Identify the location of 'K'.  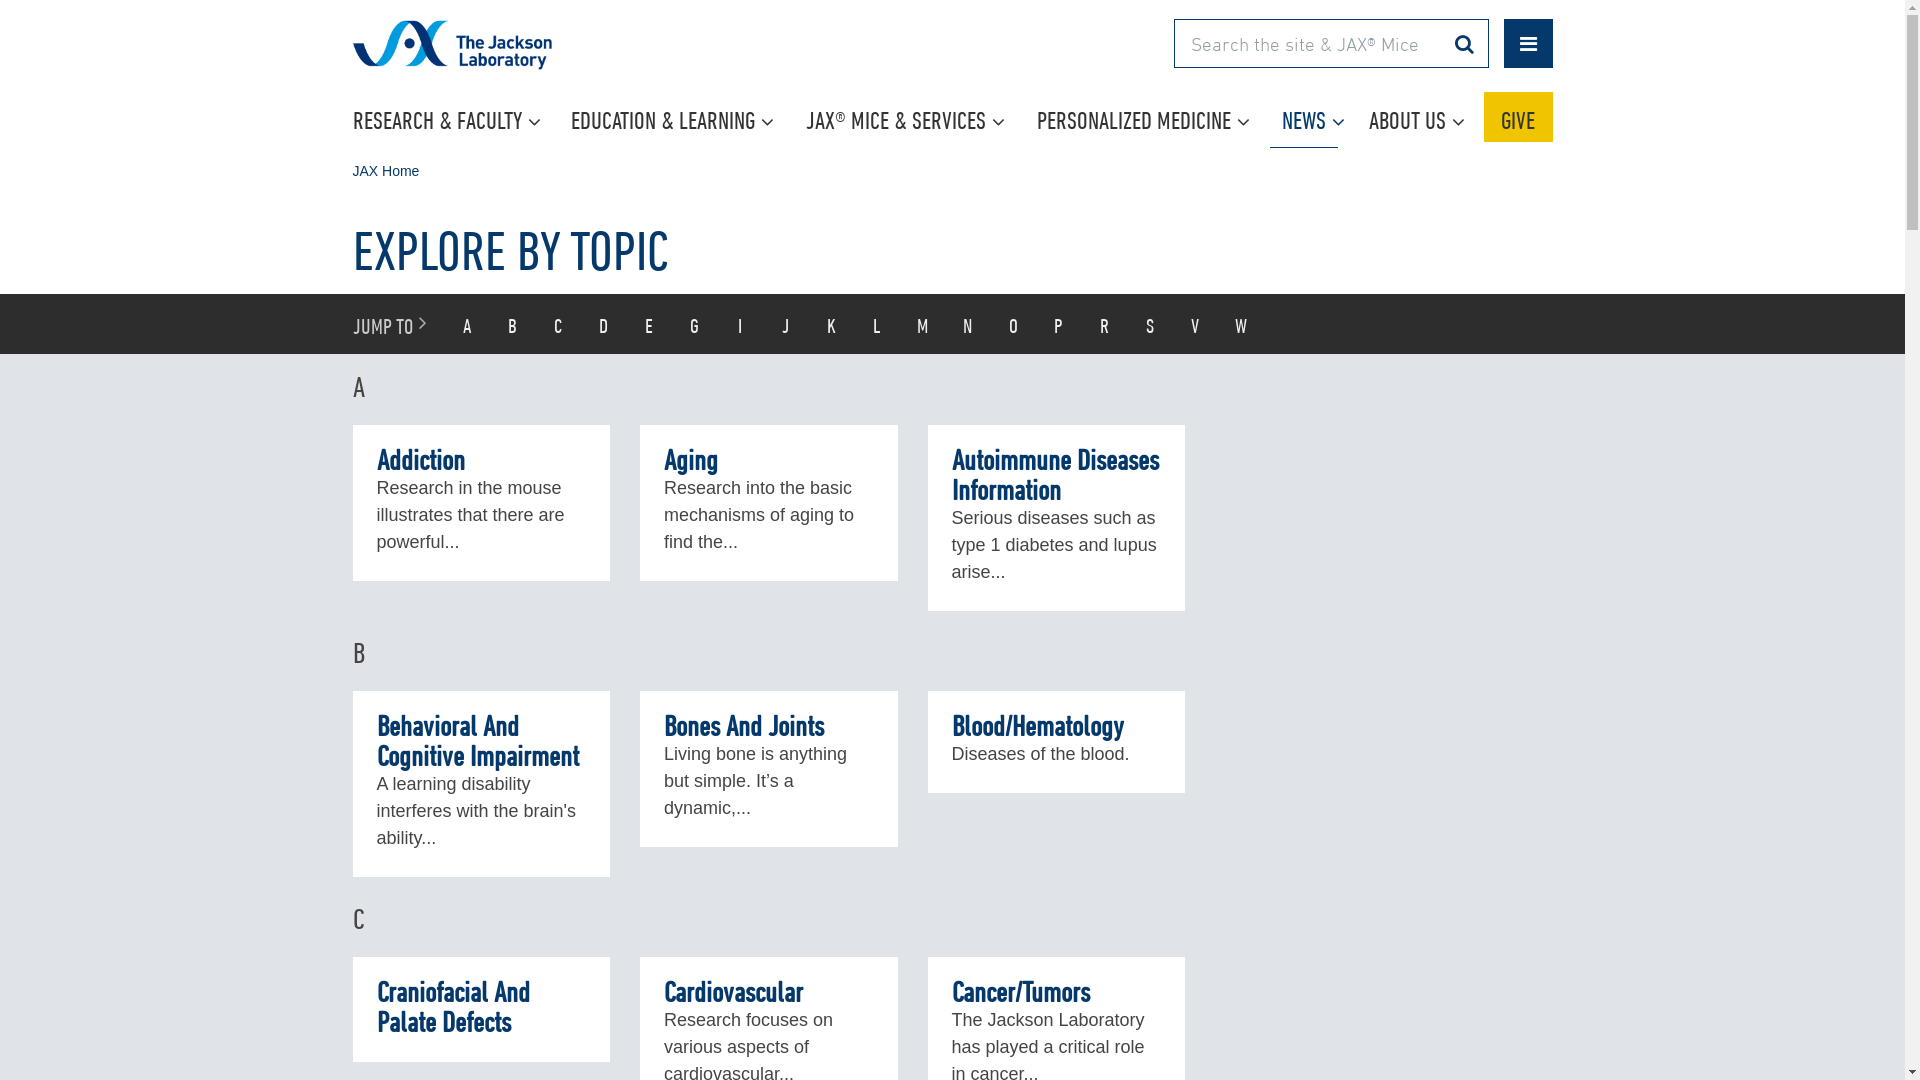
(830, 323).